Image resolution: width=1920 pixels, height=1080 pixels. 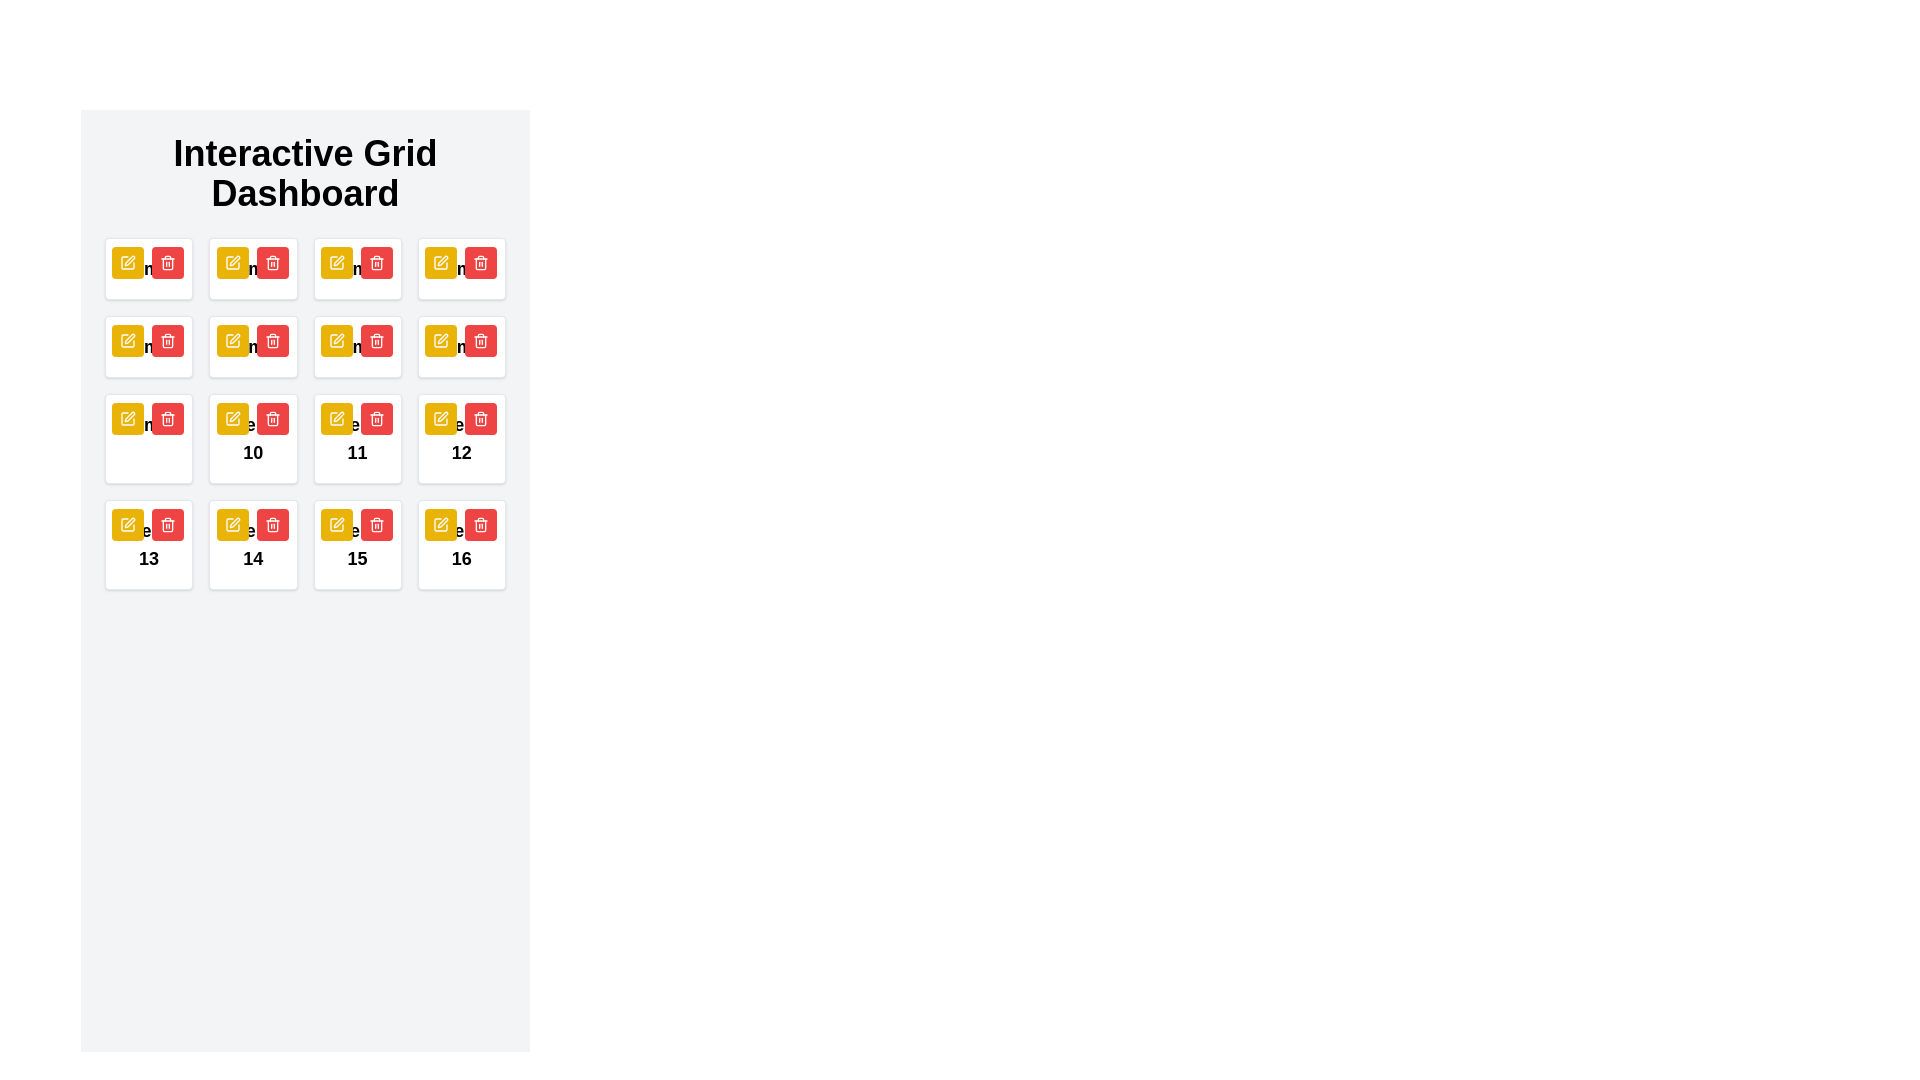 I want to click on the 'Edit' button located at the top-left corner of the card labeled '5', so click(x=127, y=339).